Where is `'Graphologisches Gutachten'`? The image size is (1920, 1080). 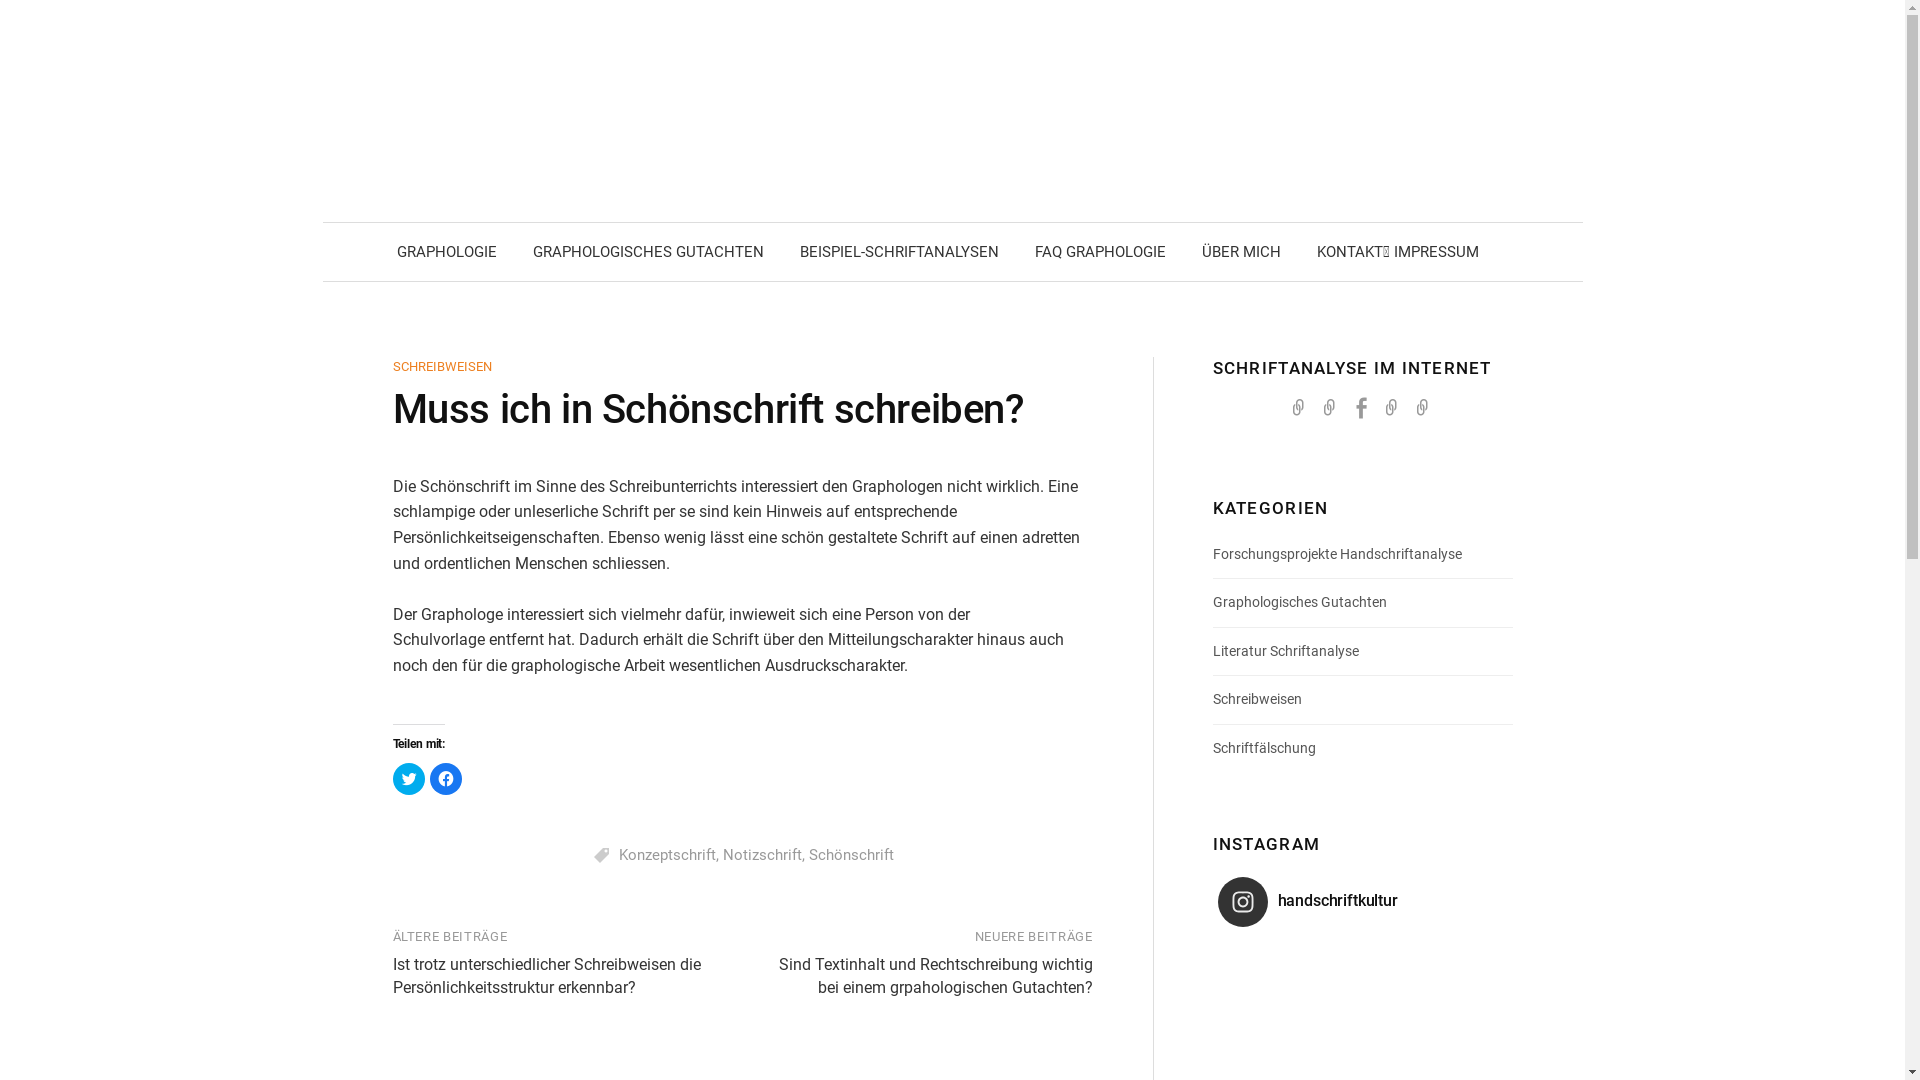 'Graphologisches Gutachten' is located at coordinates (1300, 600).